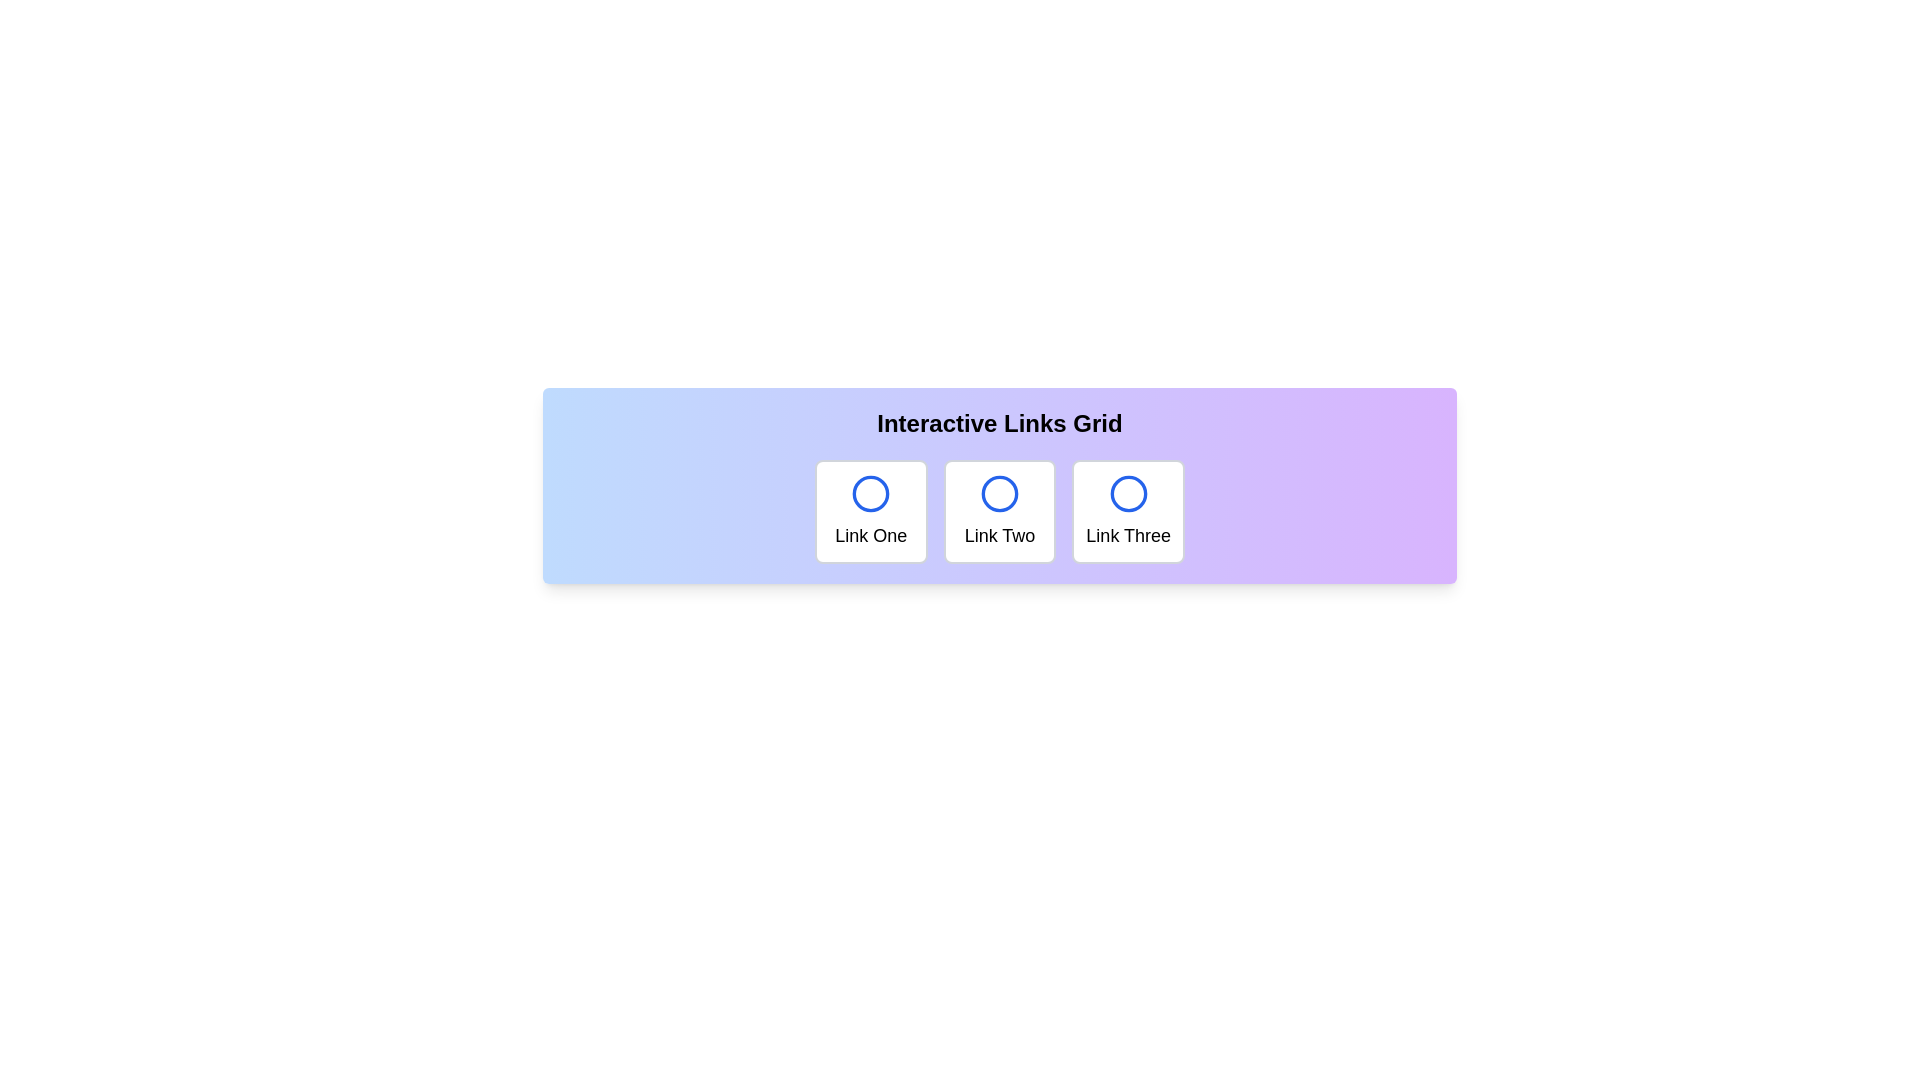 The height and width of the screenshot is (1080, 1920). I want to click on the third circular icon in the 'Interactive Links Grid' below the text 'Link Three' as a visual indication, so click(1128, 493).